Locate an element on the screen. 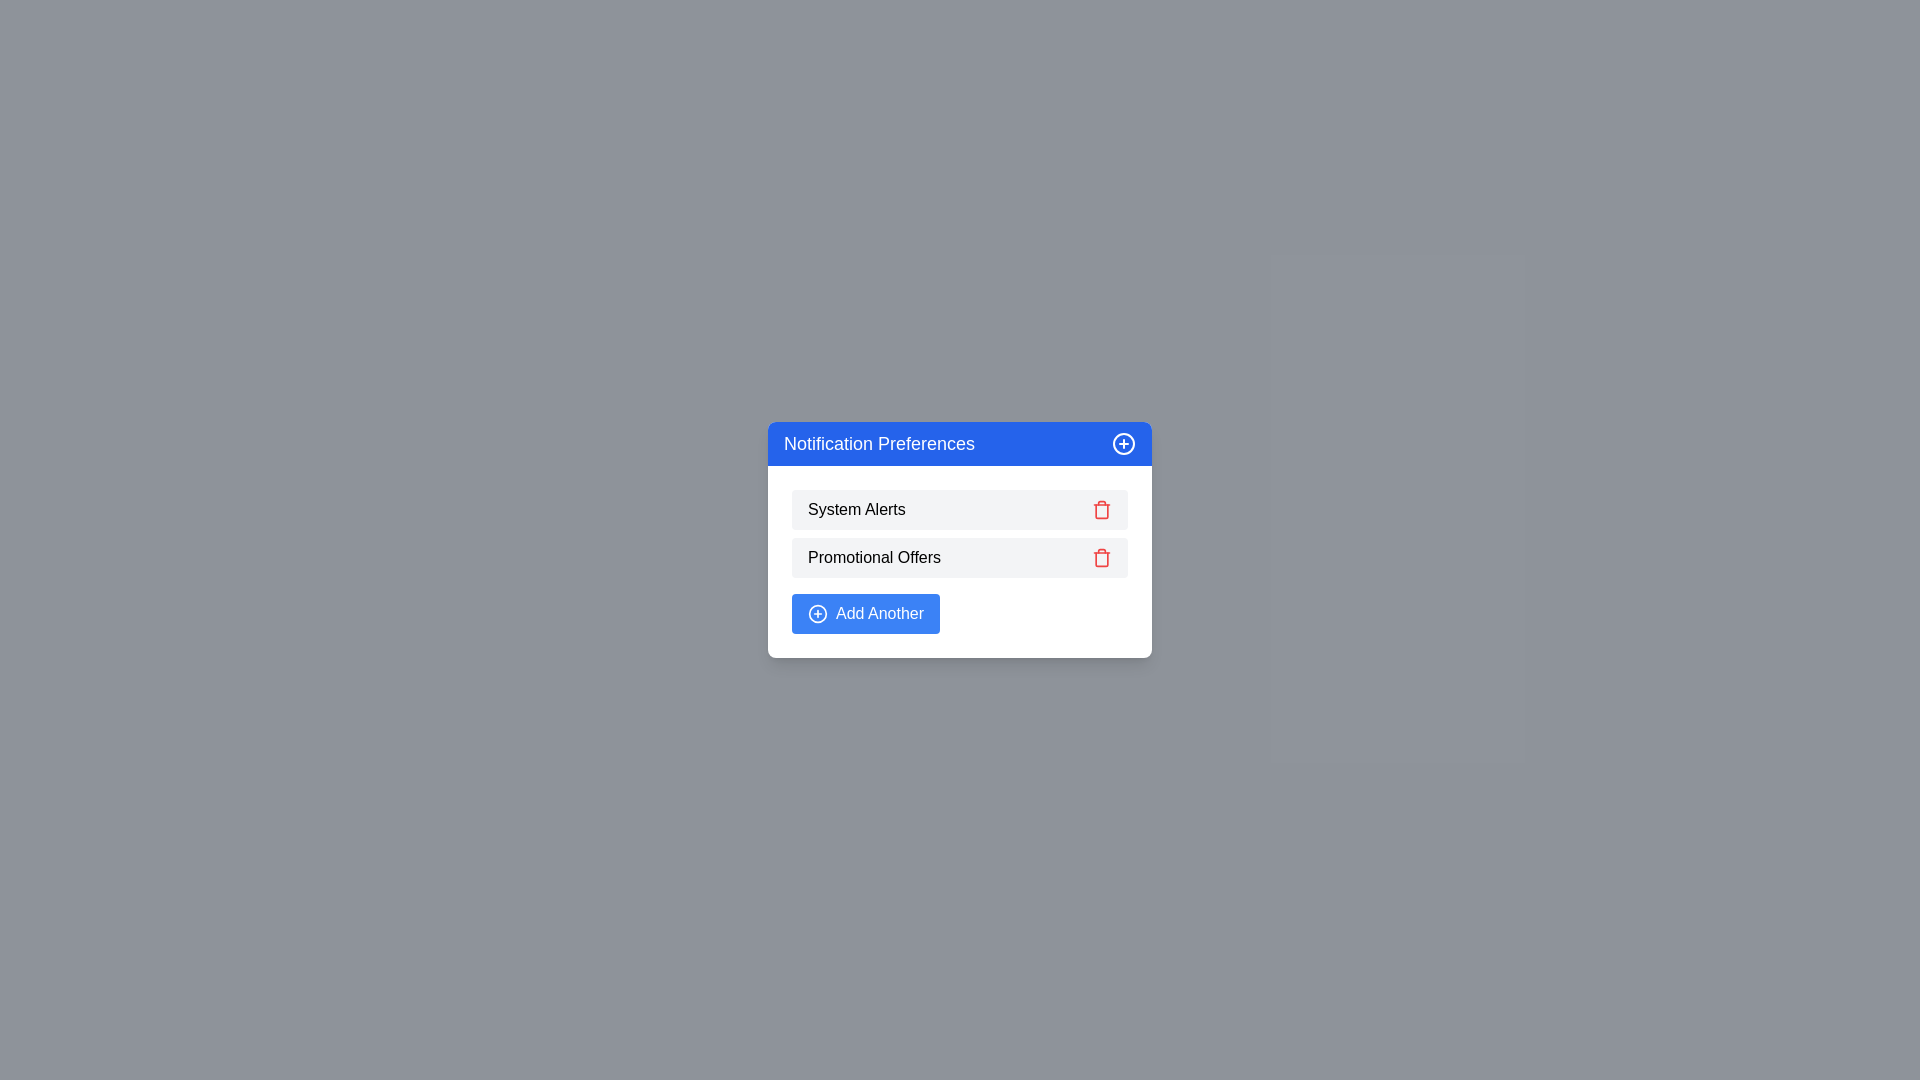 Image resolution: width=1920 pixels, height=1080 pixels. the second row of the notification options, which lists 'Promotional Offers' and has a trash icon styled in red is located at coordinates (960, 562).